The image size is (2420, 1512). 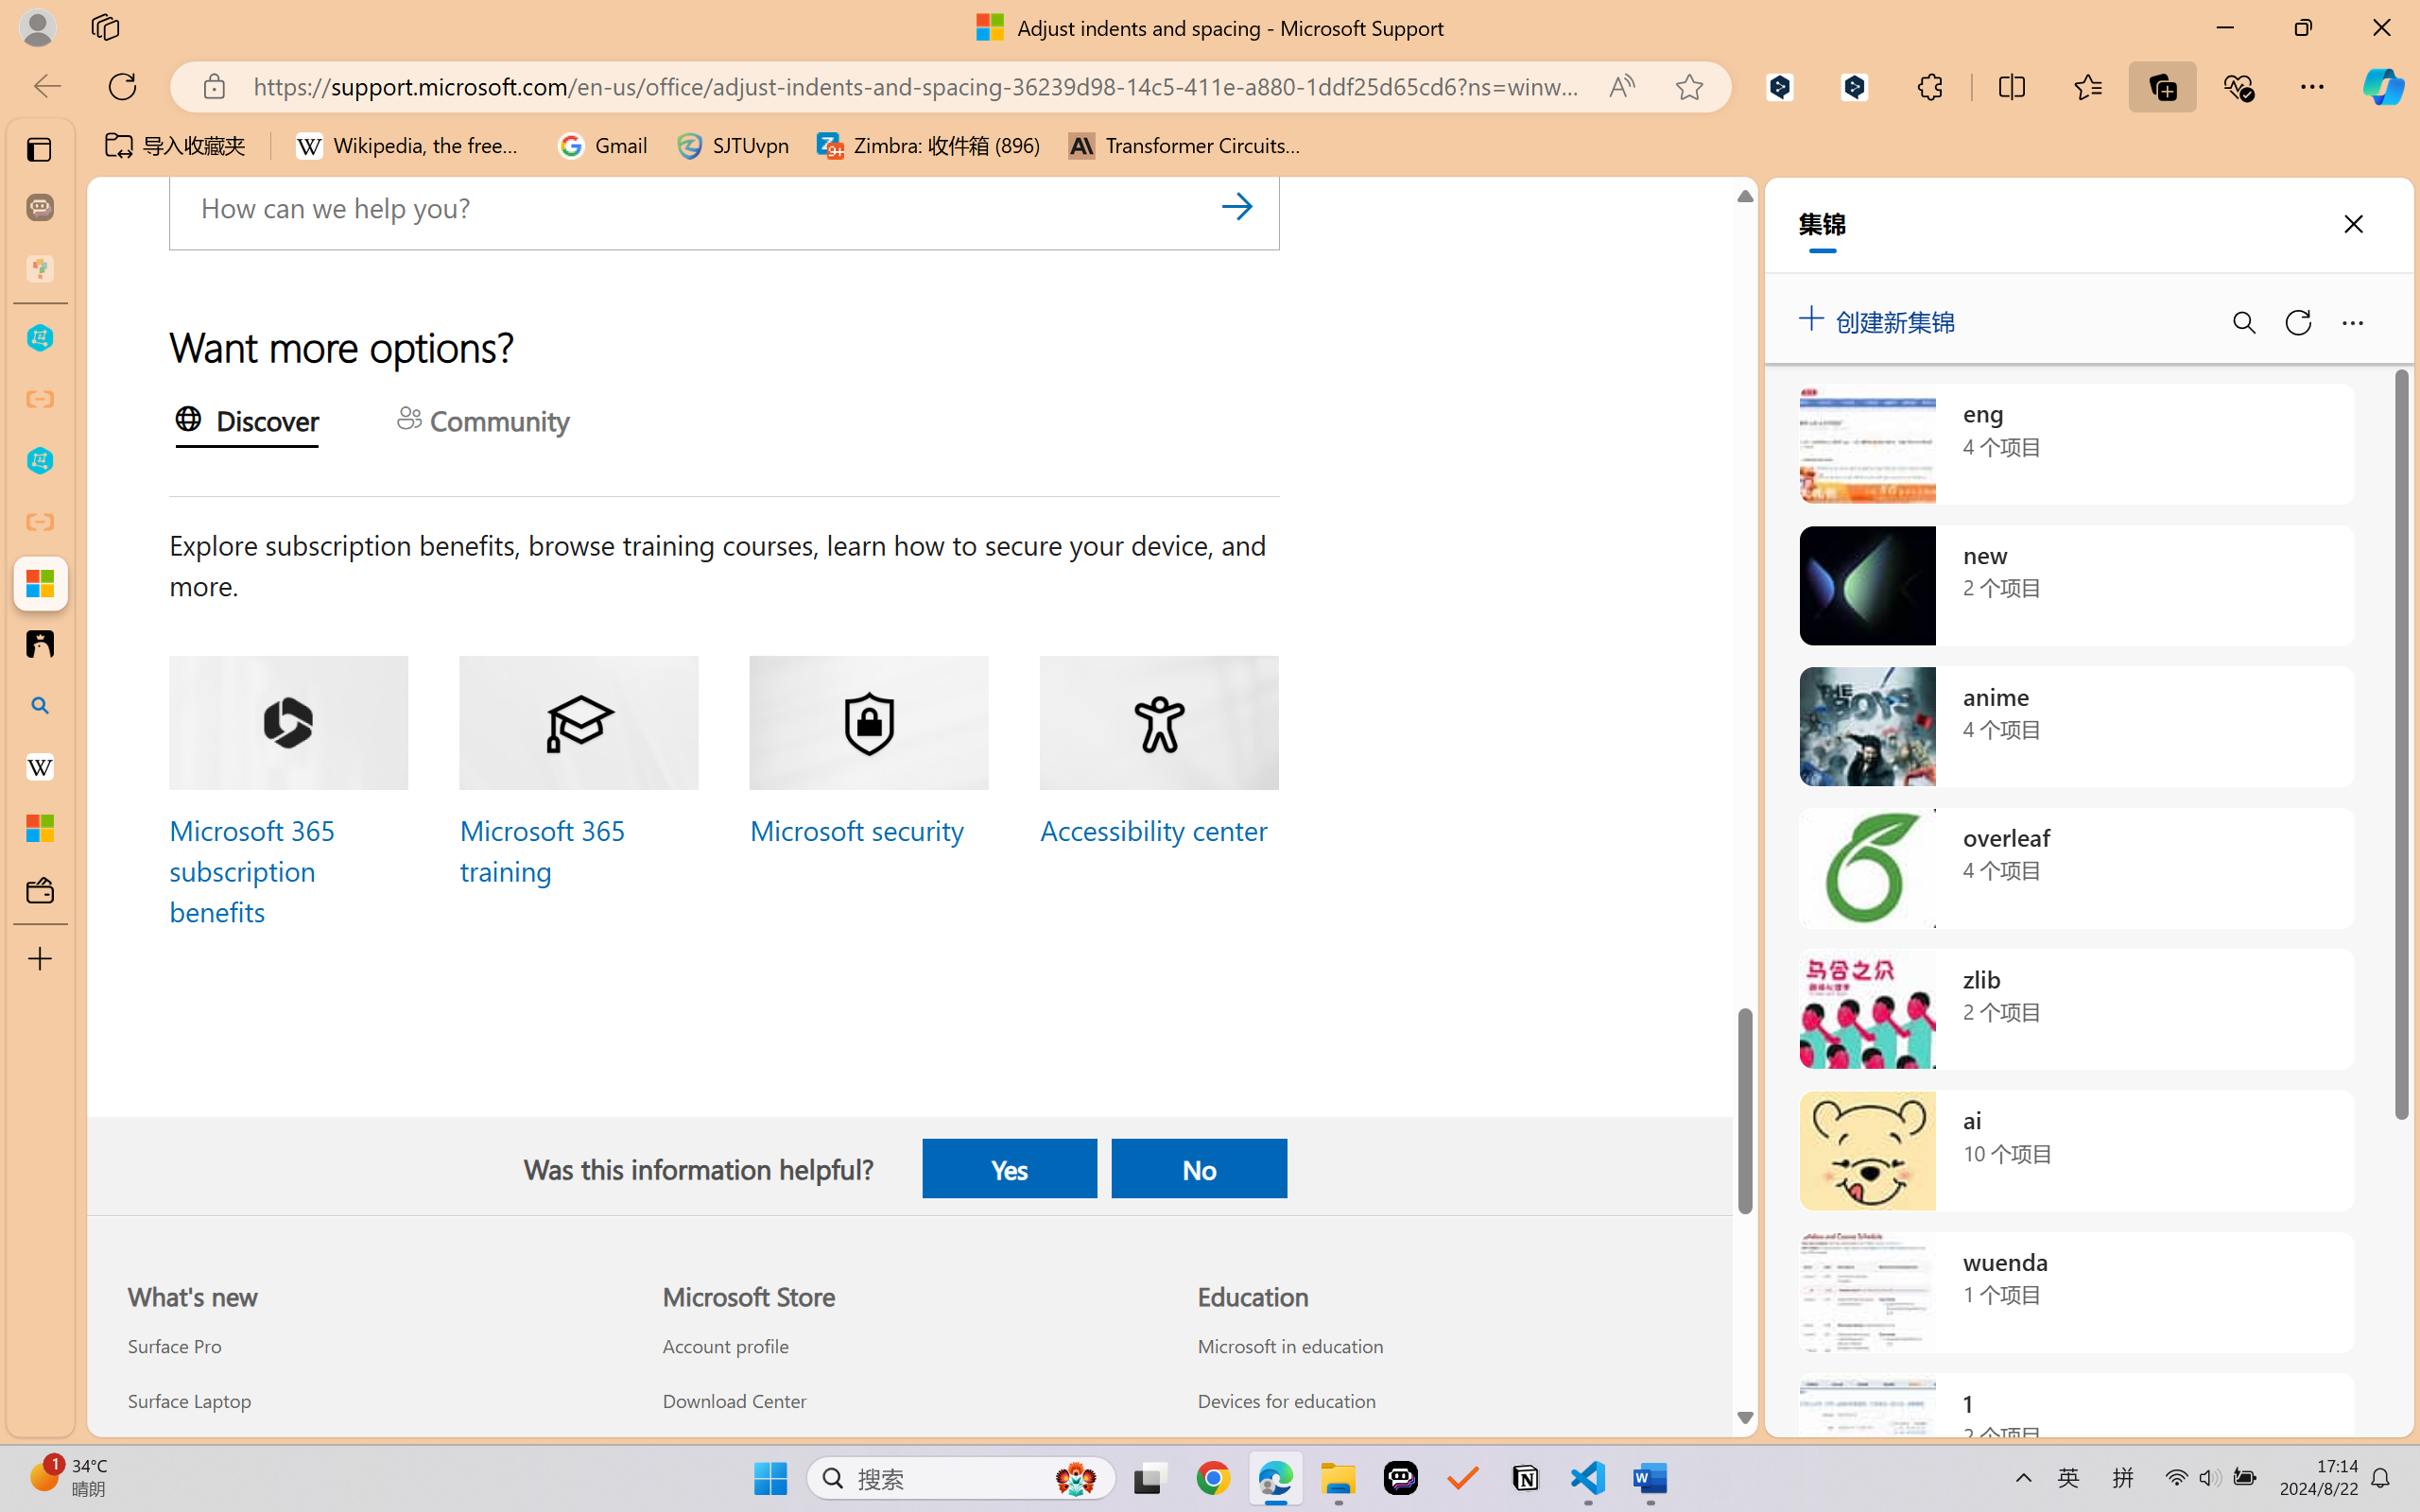 I want to click on 'How can we help you?', so click(x=723, y=207).